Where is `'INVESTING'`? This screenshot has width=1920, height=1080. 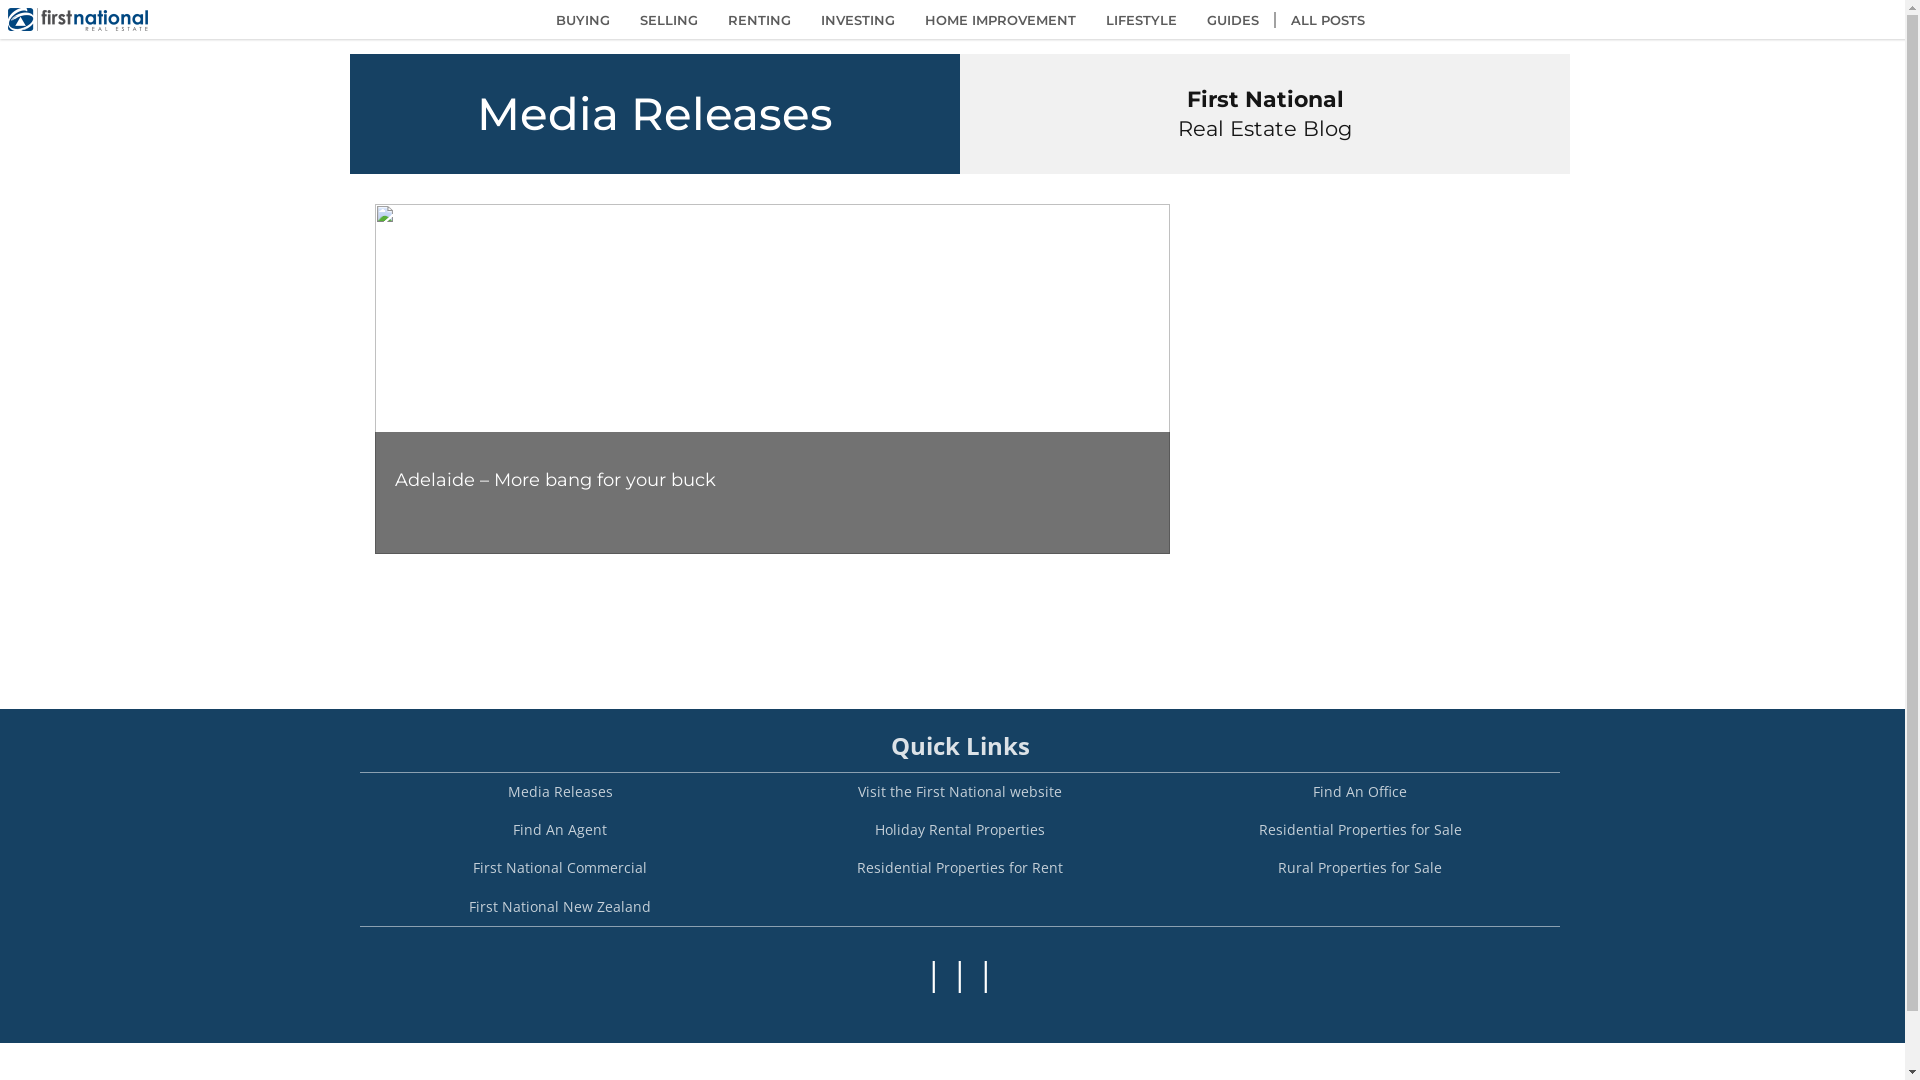
'INVESTING' is located at coordinates (858, 19).